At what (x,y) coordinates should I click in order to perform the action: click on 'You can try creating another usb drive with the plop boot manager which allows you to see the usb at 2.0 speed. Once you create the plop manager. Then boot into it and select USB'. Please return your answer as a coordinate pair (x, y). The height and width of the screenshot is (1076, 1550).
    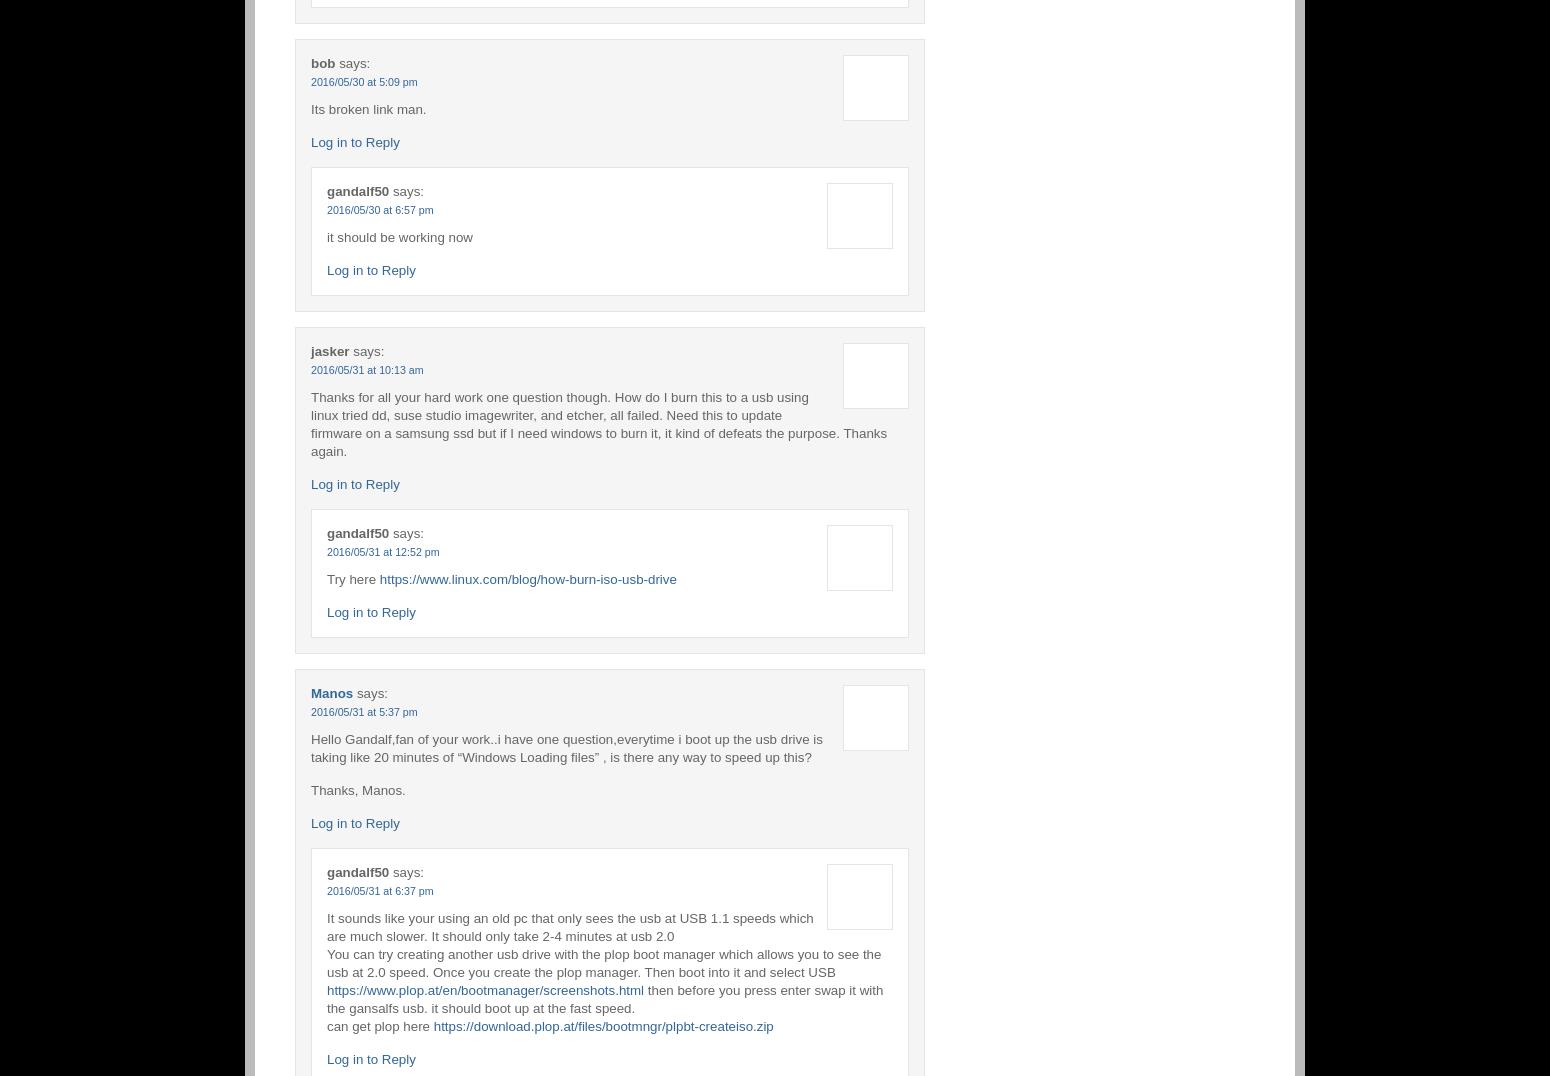
    Looking at the image, I should click on (326, 962).